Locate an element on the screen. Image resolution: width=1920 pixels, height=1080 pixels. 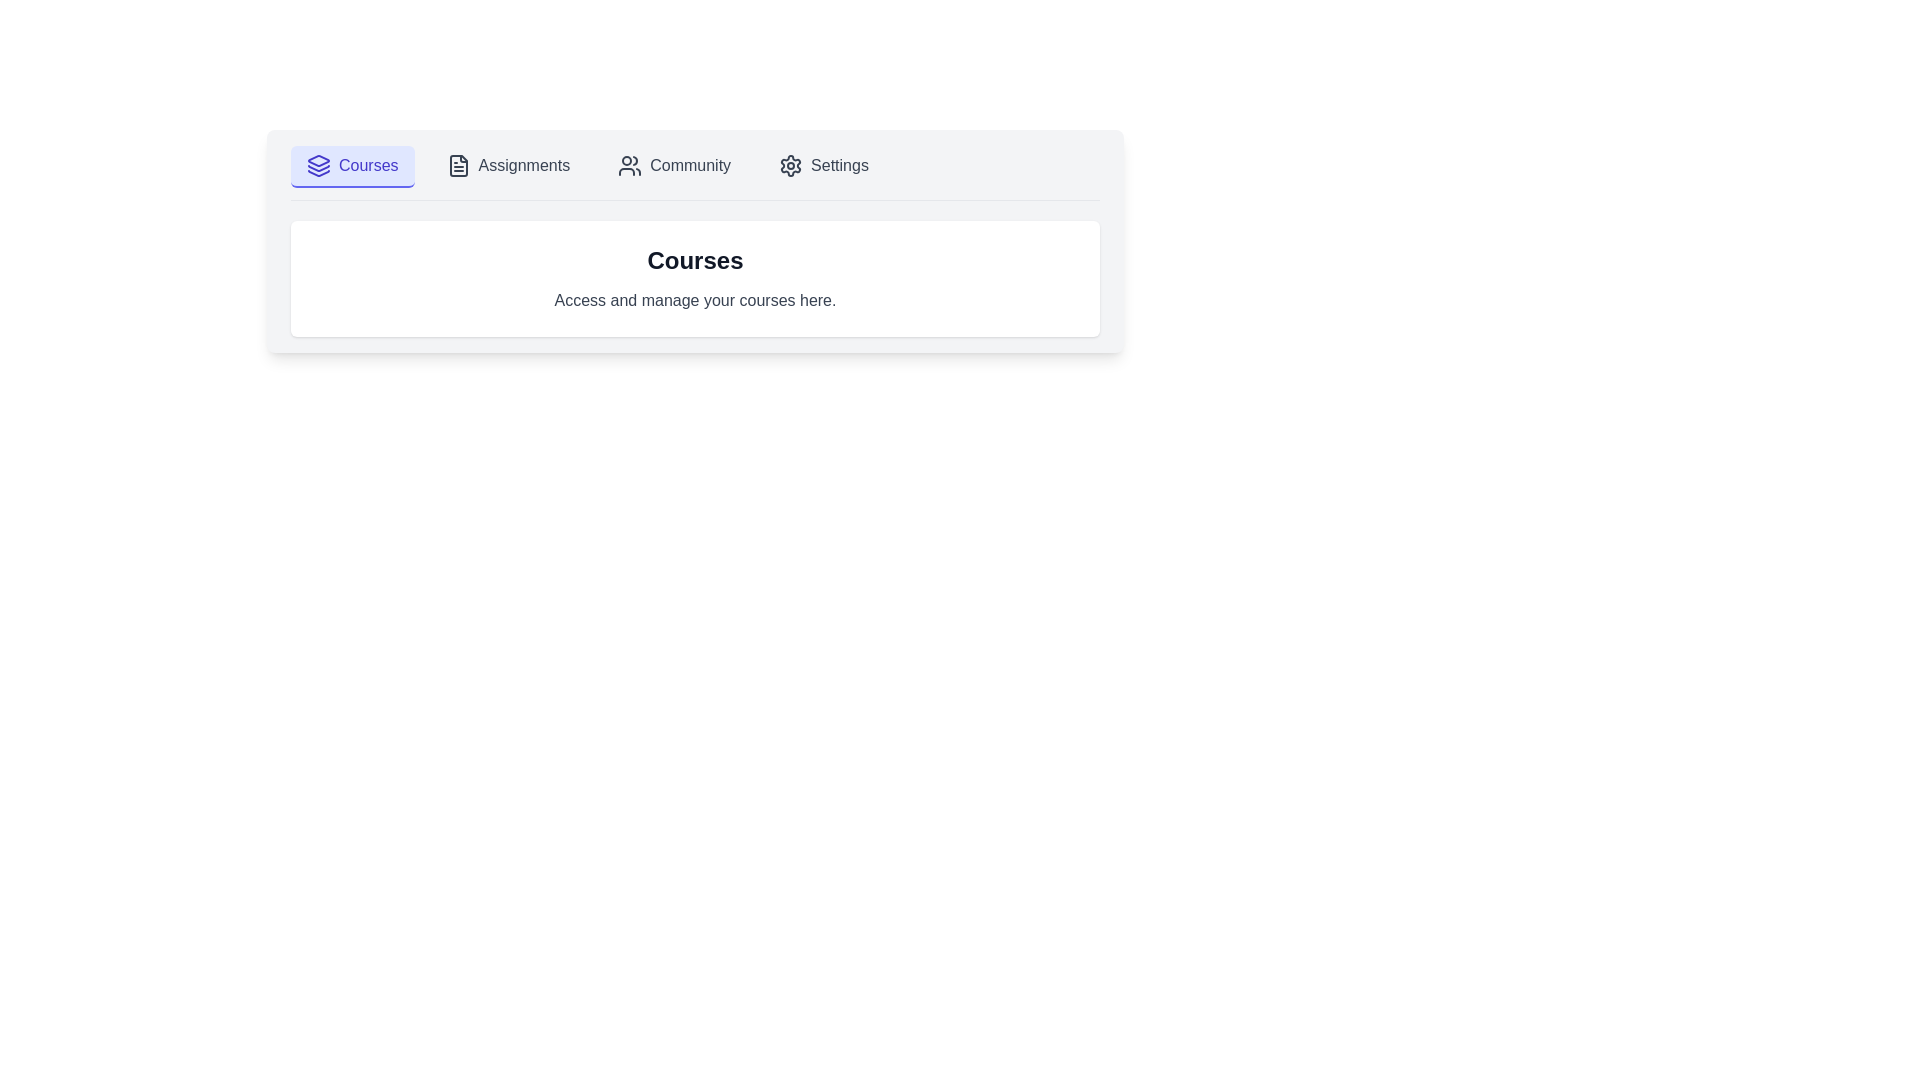
the 'Assignments' tab in the navigation bar is located at coordinates (508, 165).